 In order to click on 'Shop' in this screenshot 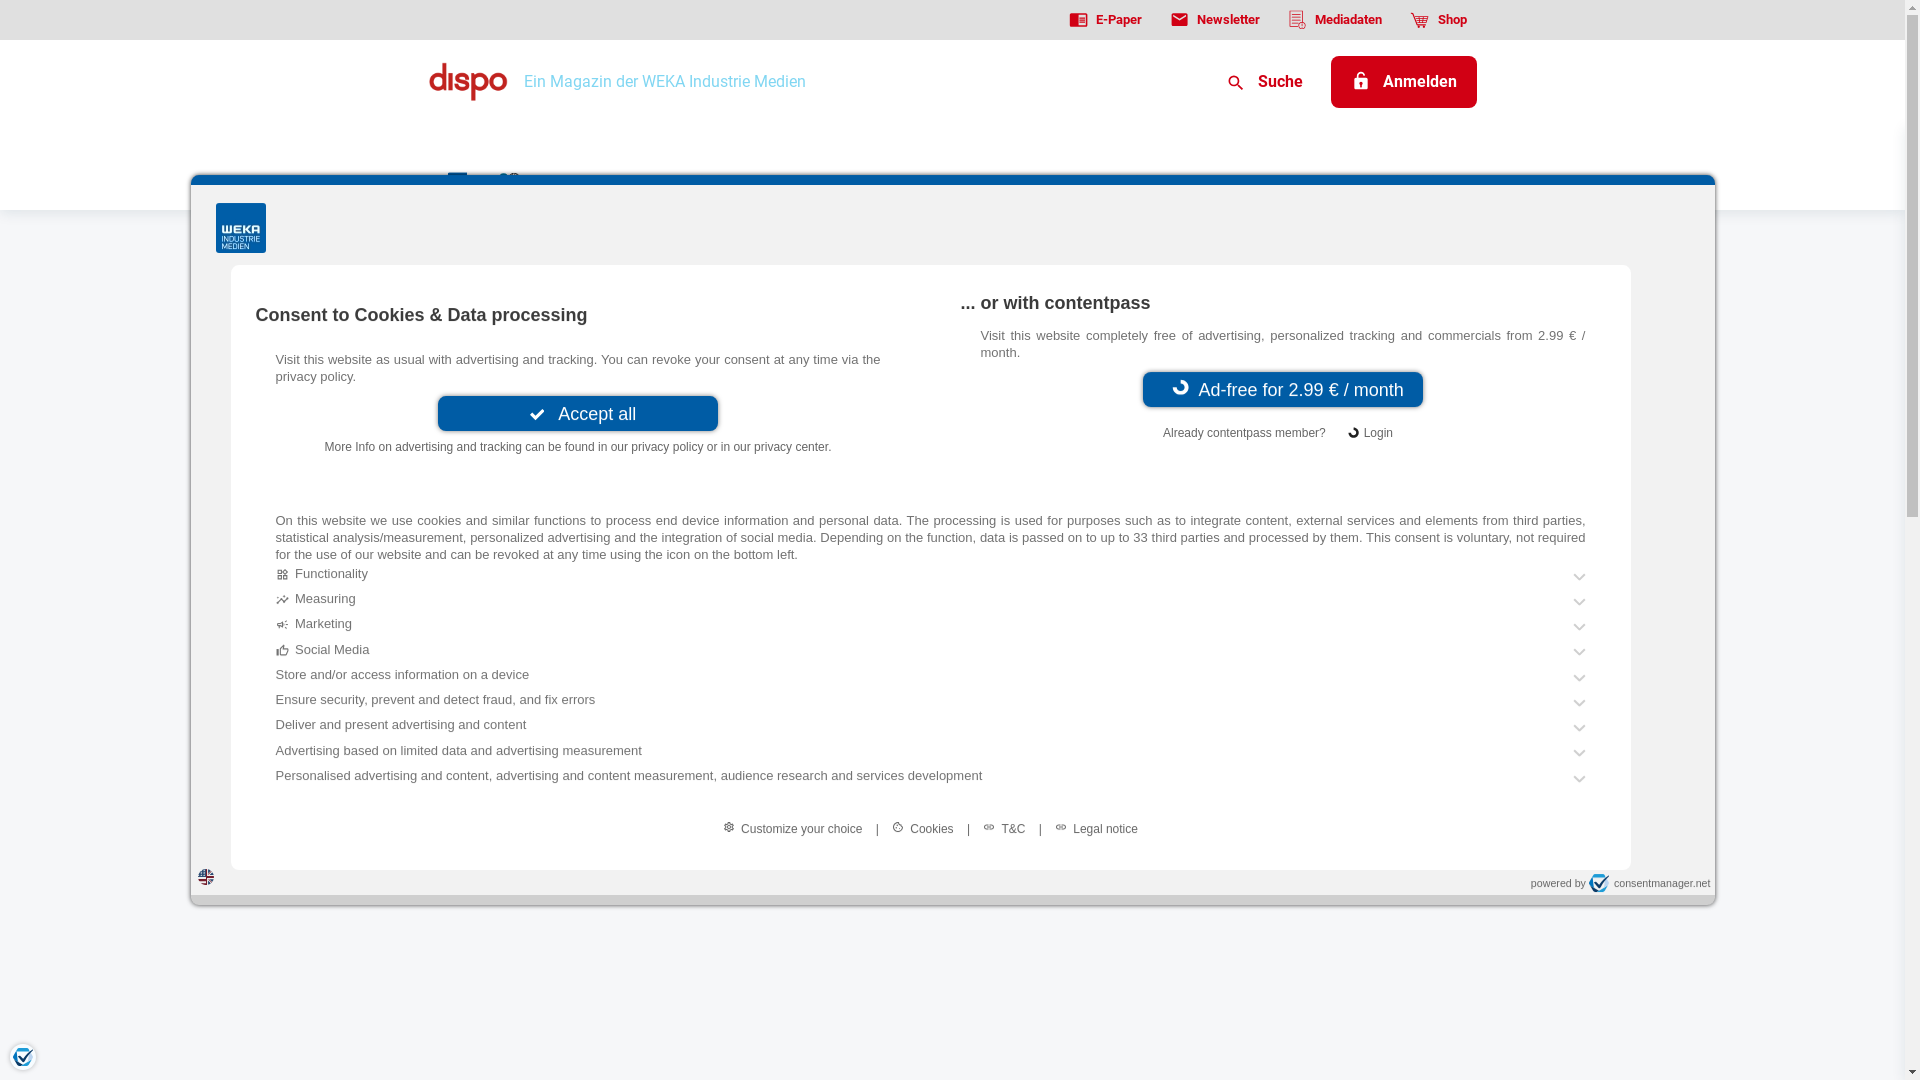, I will do `click(1437, 19)`.